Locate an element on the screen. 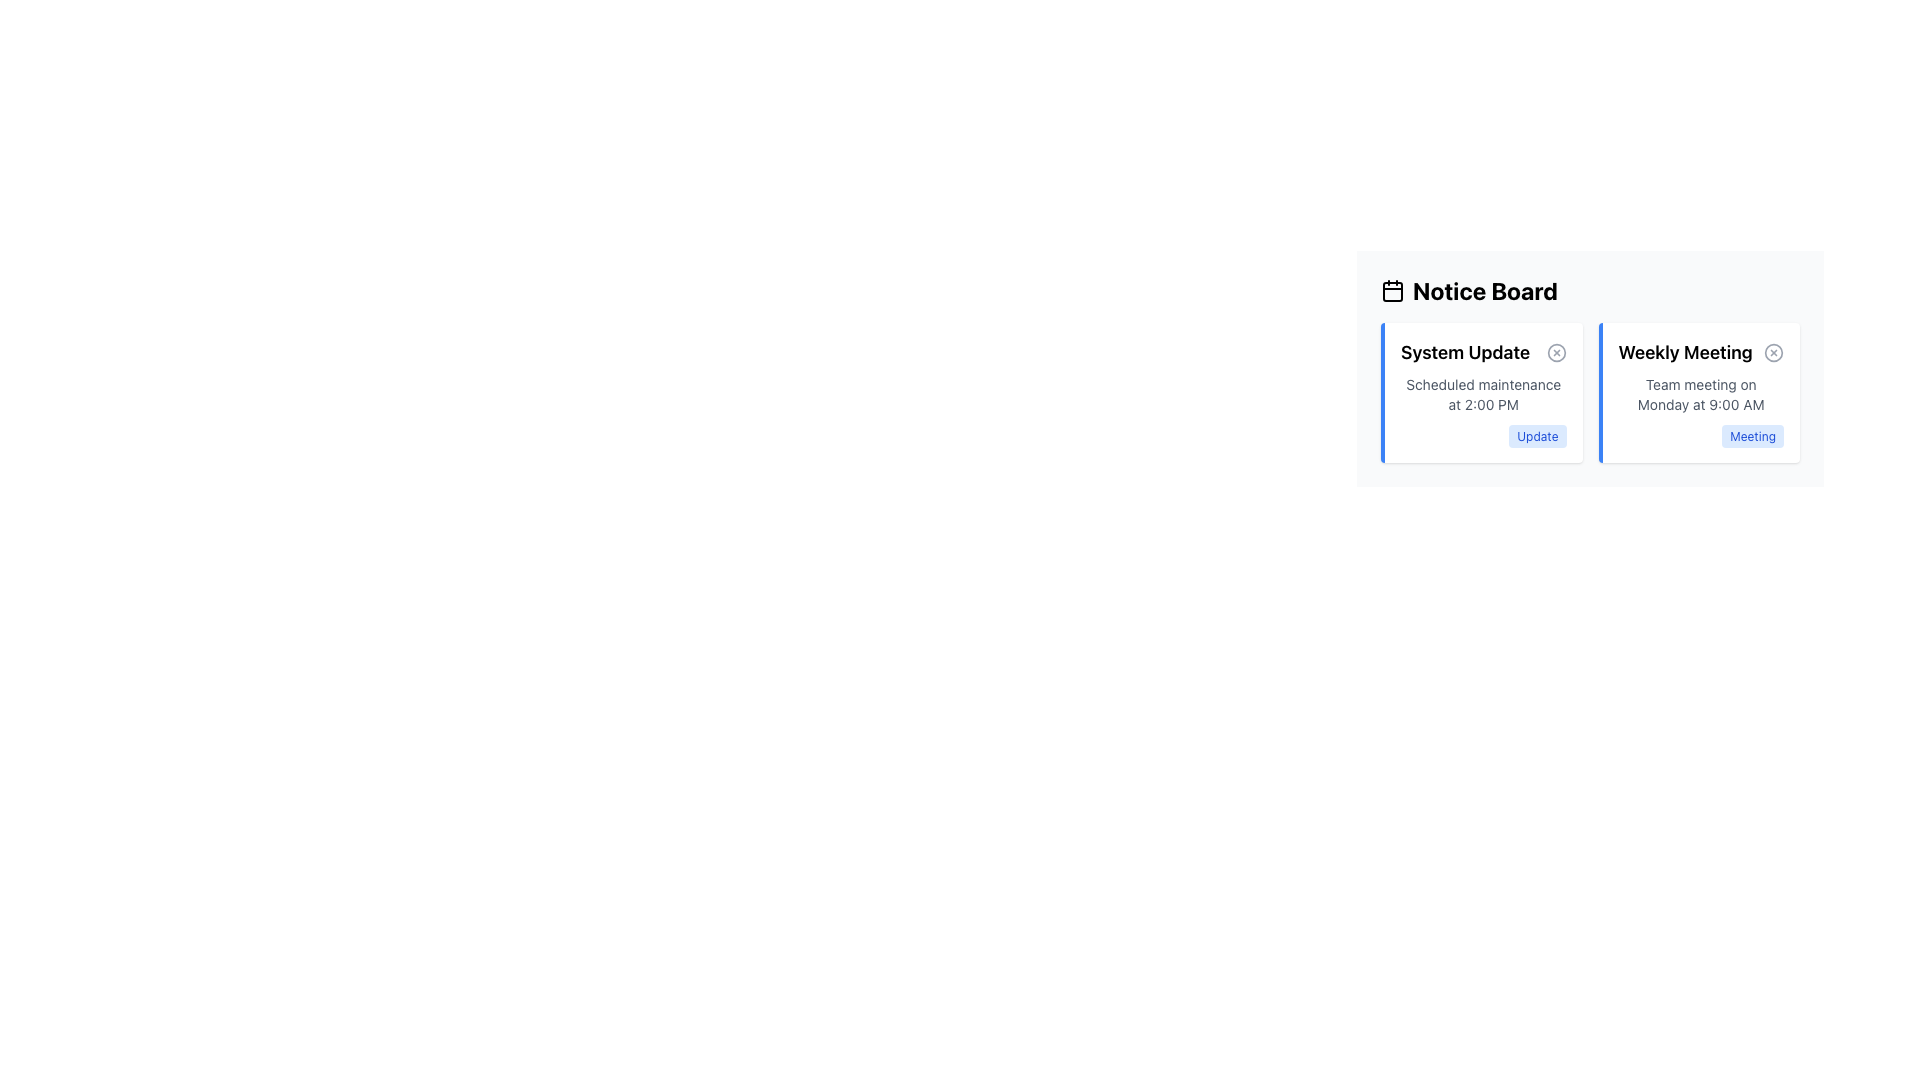 The width and height of the screenshot is (1920, 1080). title text label located at the top left corner of the notification card on the notice board interface is located at coordinates (1465, 352).